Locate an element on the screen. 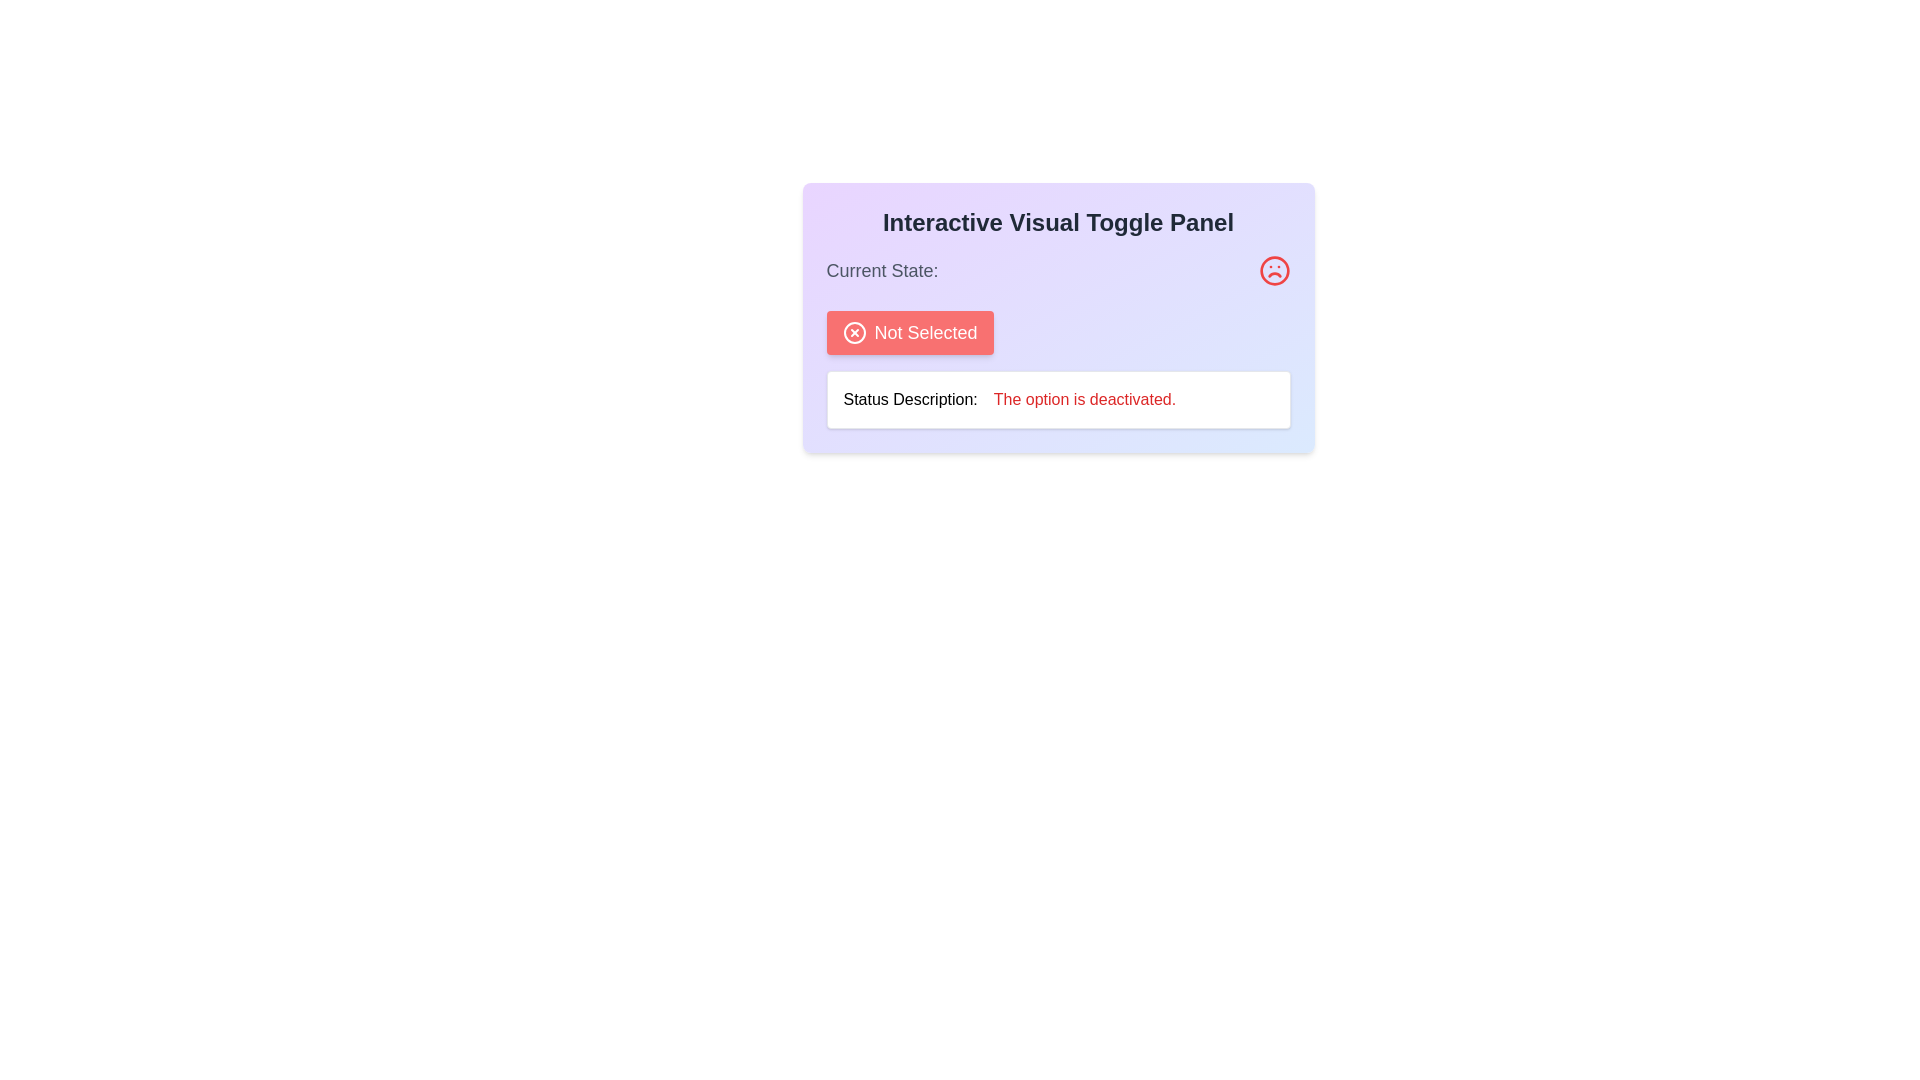 This screenshot has width=1920, height=1080. the toggle button located below the 'Current State:' text and above the 'Status Description' section to observe hover effects is located at coordinates (909, 331).